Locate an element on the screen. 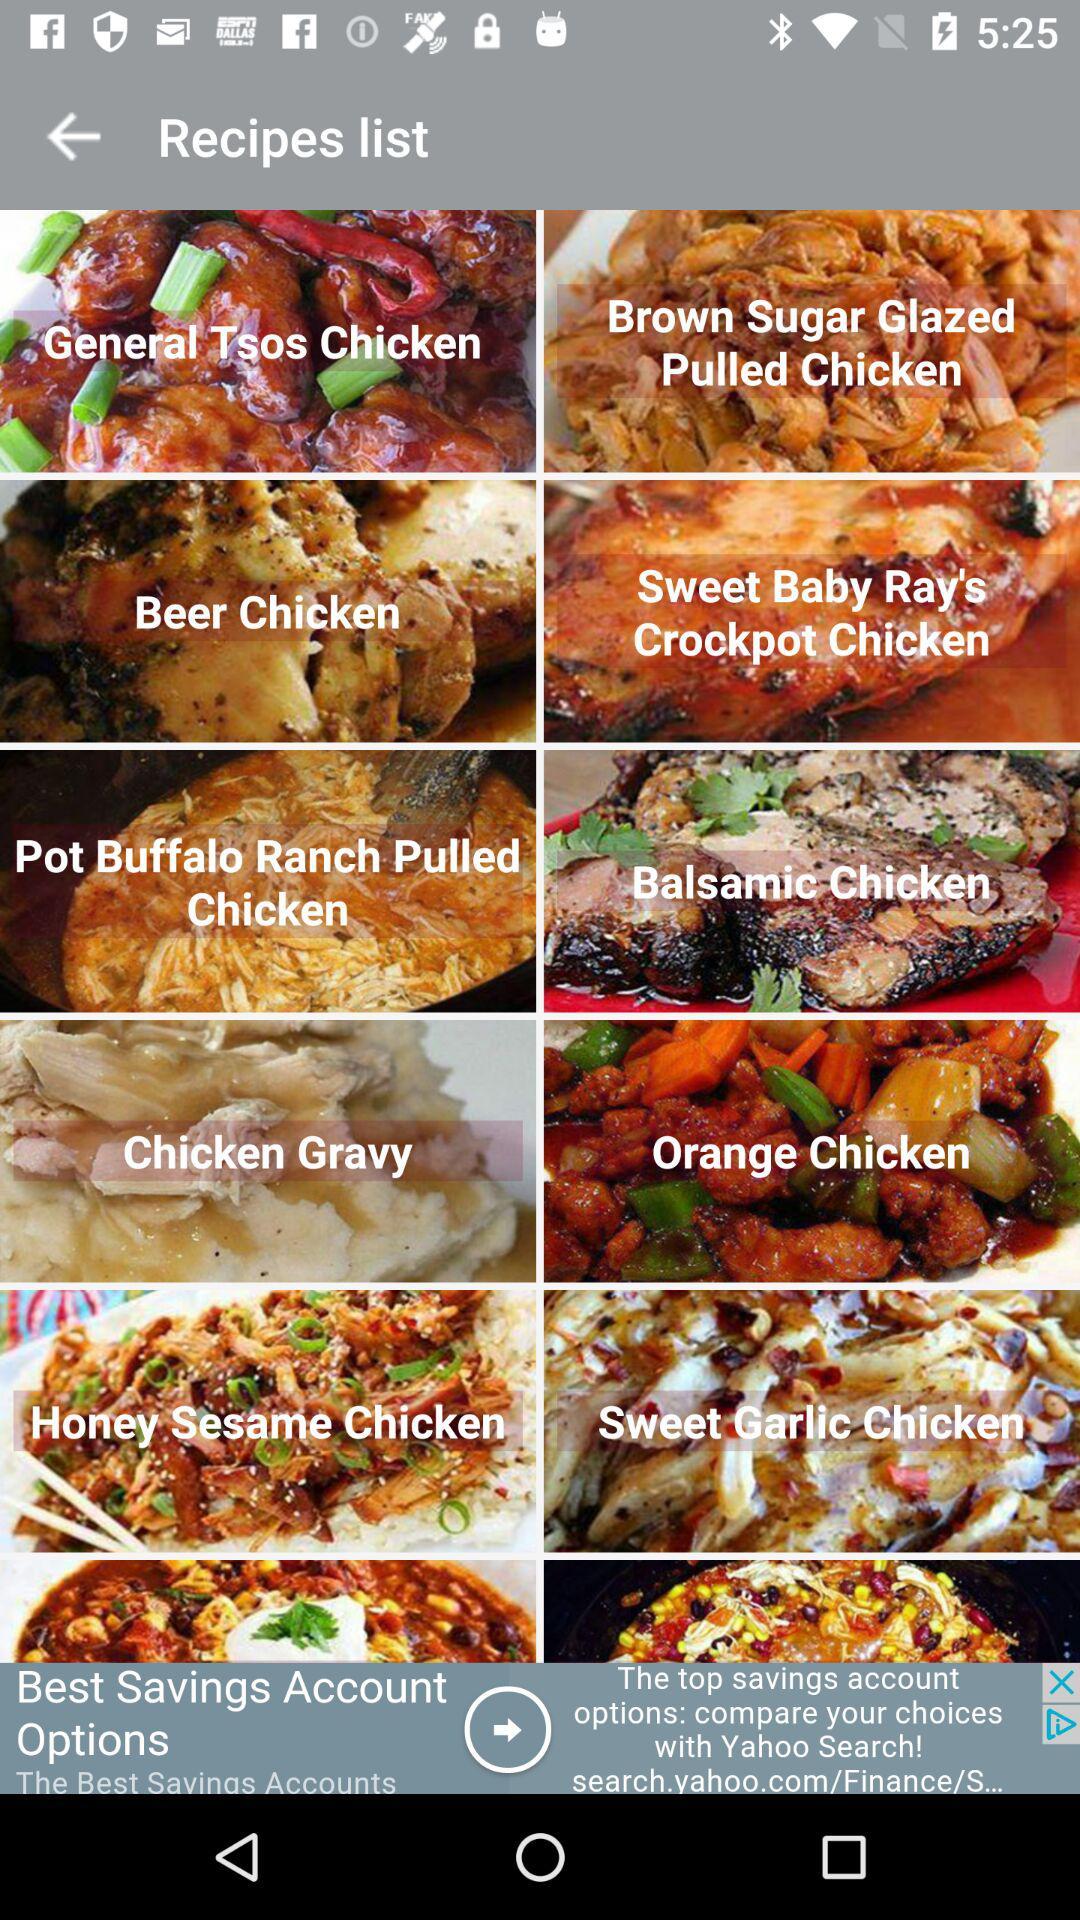 The height and width of the screenshot is (1920, 1080). the image right to beer chicken is located at coordinates (812, 610).